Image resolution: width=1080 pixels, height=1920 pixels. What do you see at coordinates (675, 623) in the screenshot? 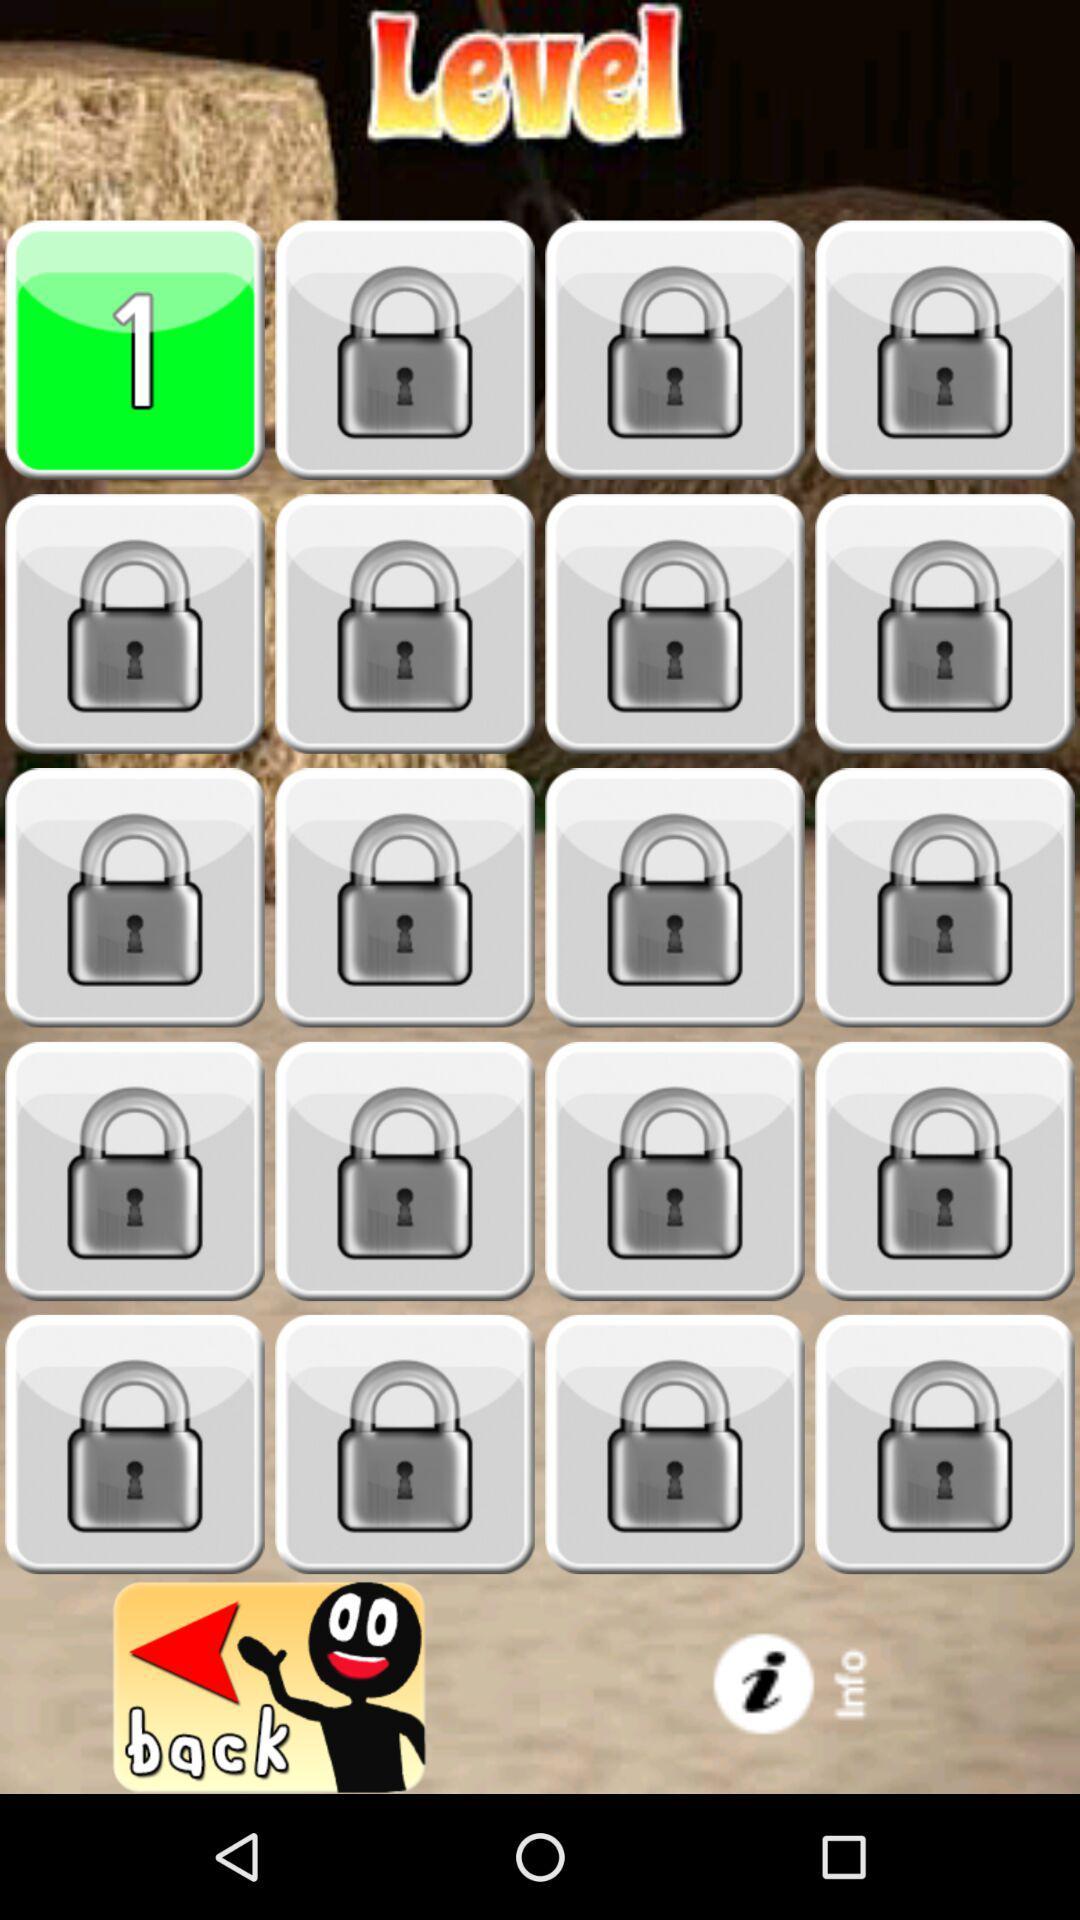
I see `see what is behind the lock icon` at bounding box center [675, 623].